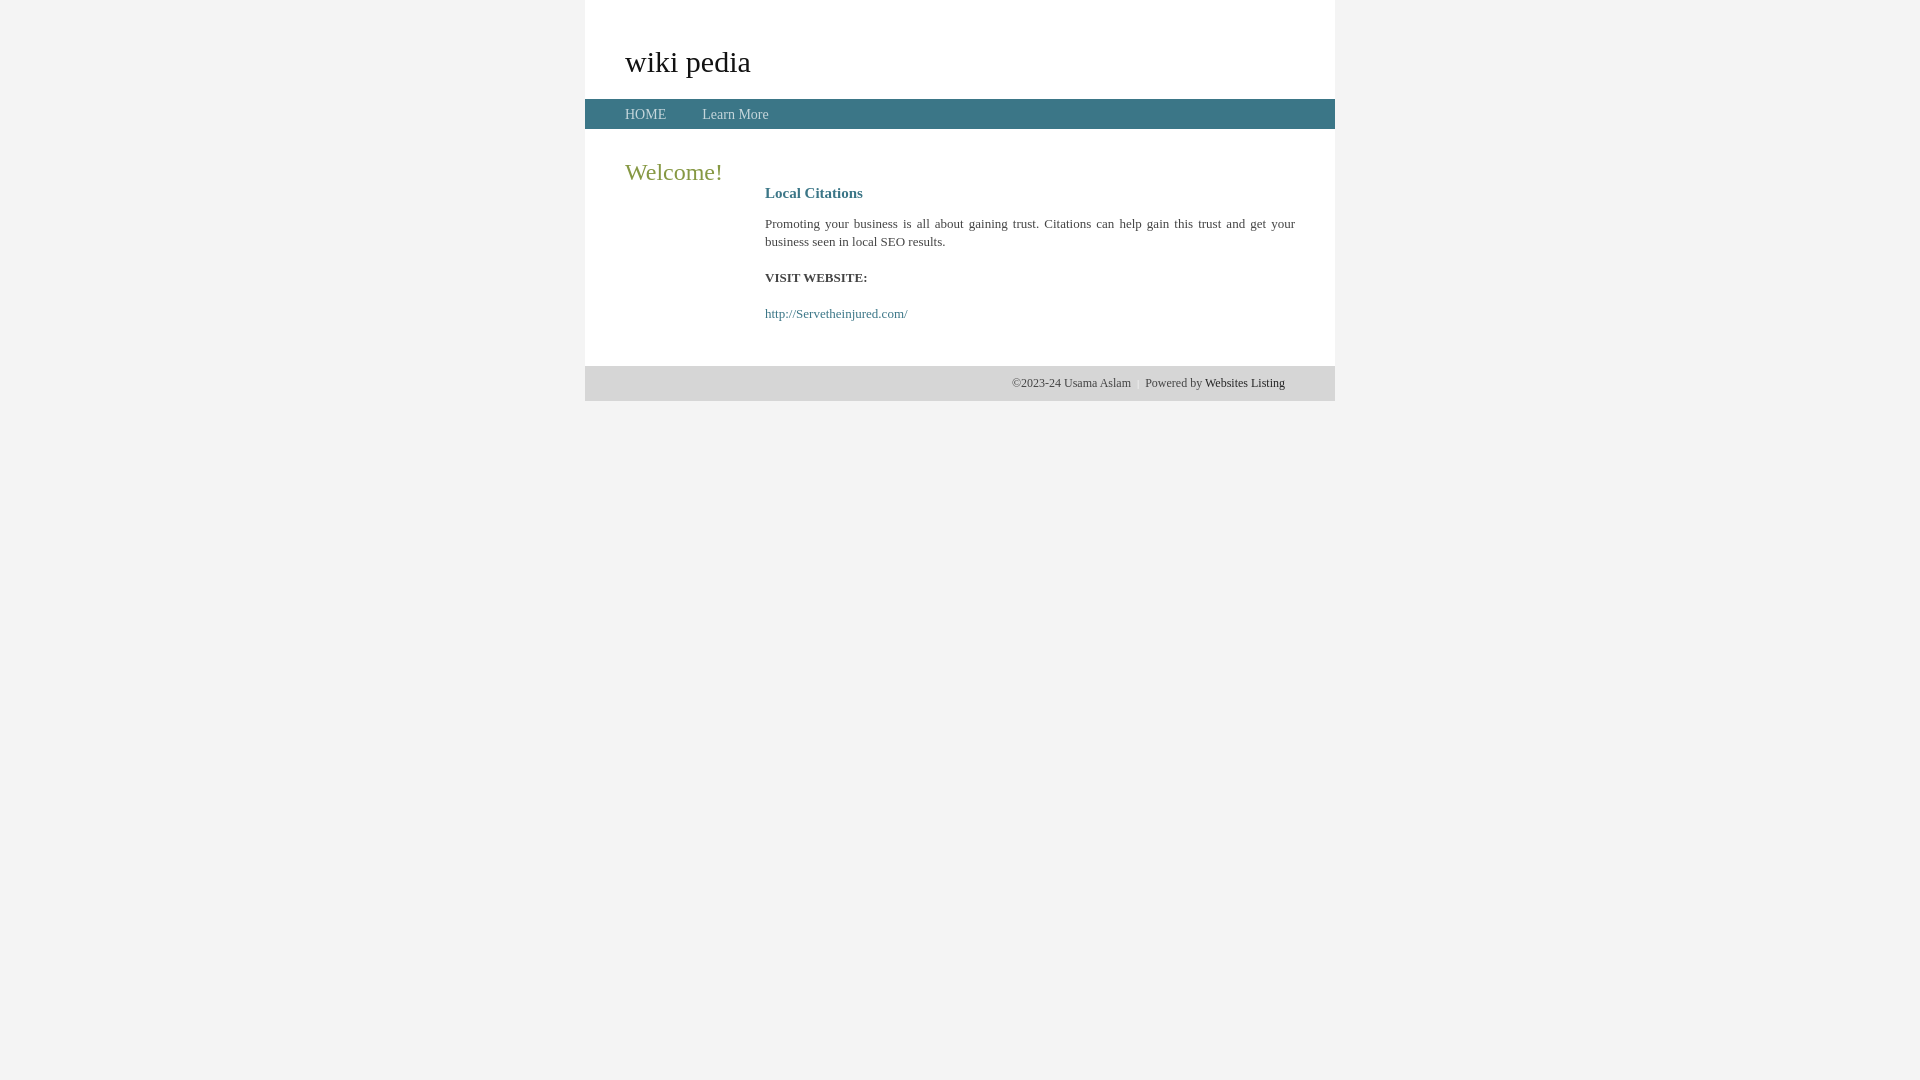 The width and height of the screenshot is (1920, 1080). Describe the element at coordinates (645, 114) in the screenshot. I see `'HOME'` at that location.